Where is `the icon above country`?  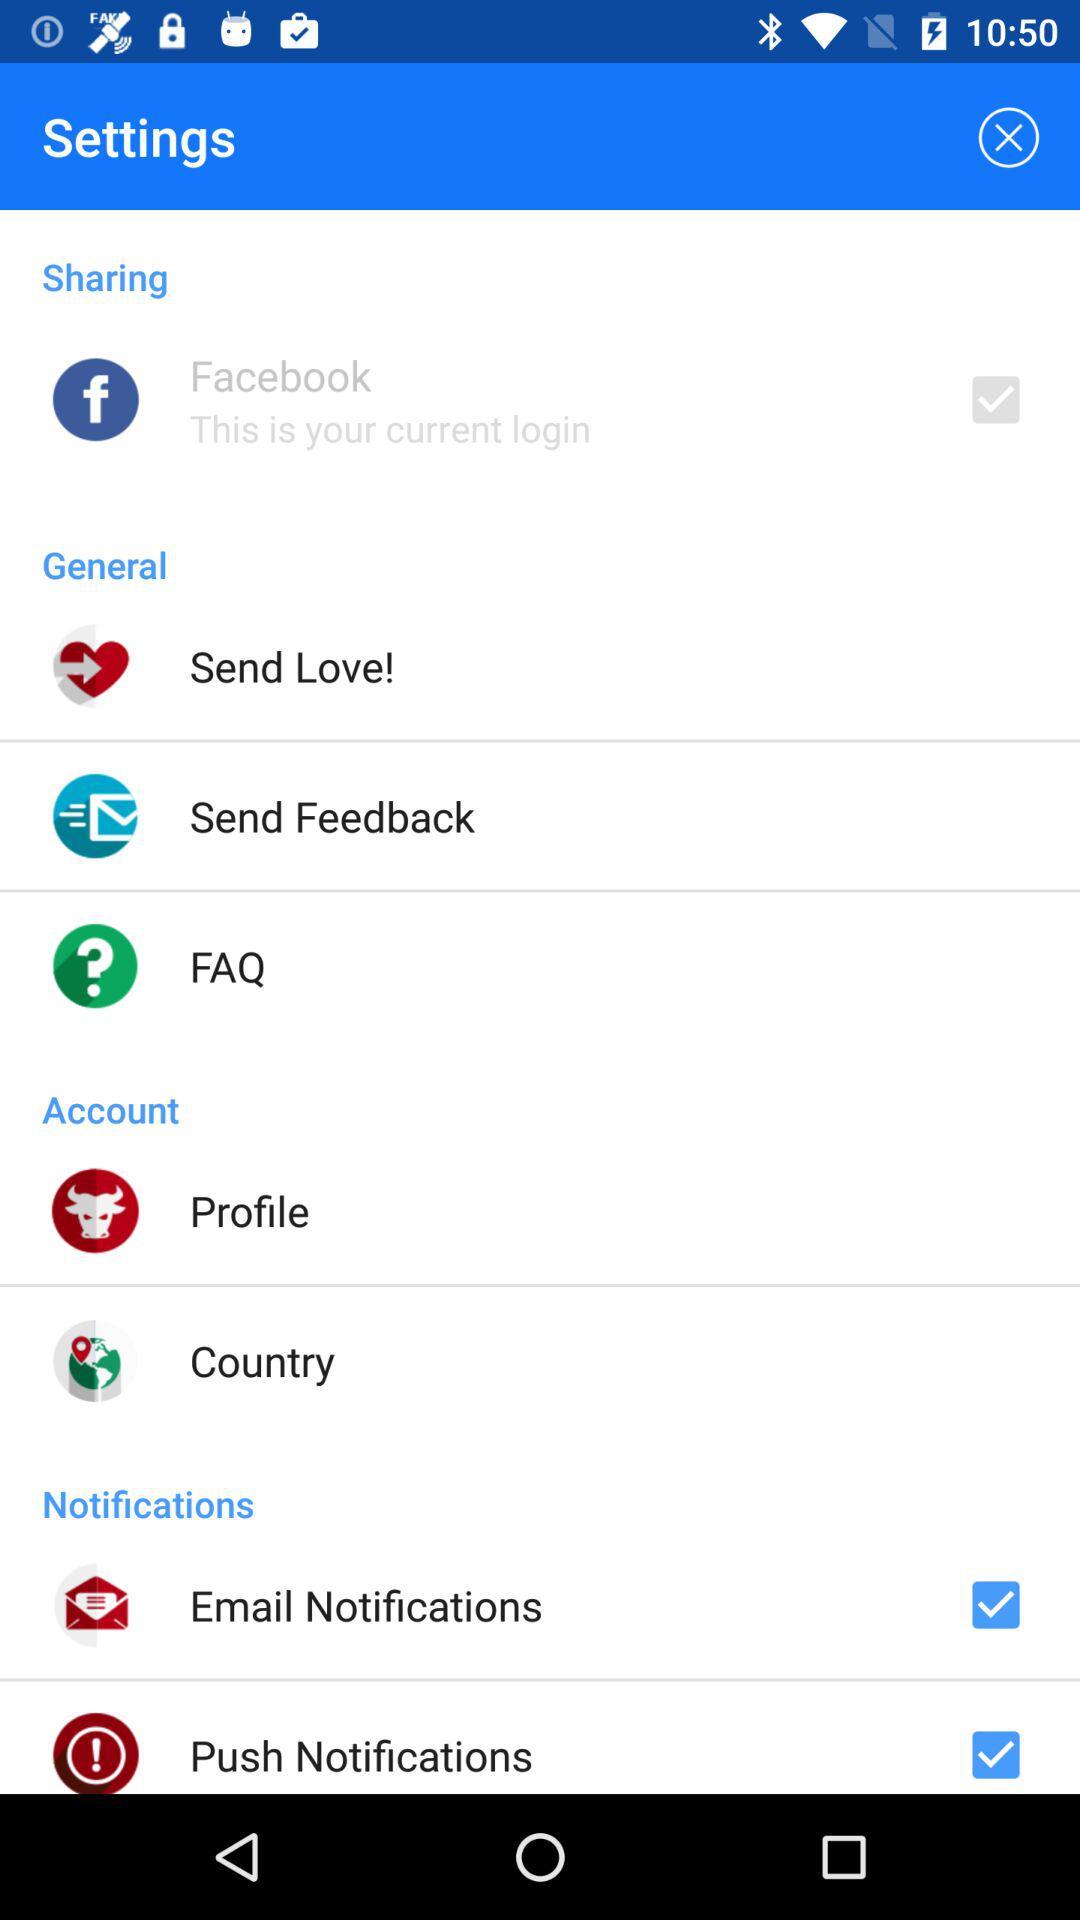 the icon above country is located at coordinates (248, 1209).